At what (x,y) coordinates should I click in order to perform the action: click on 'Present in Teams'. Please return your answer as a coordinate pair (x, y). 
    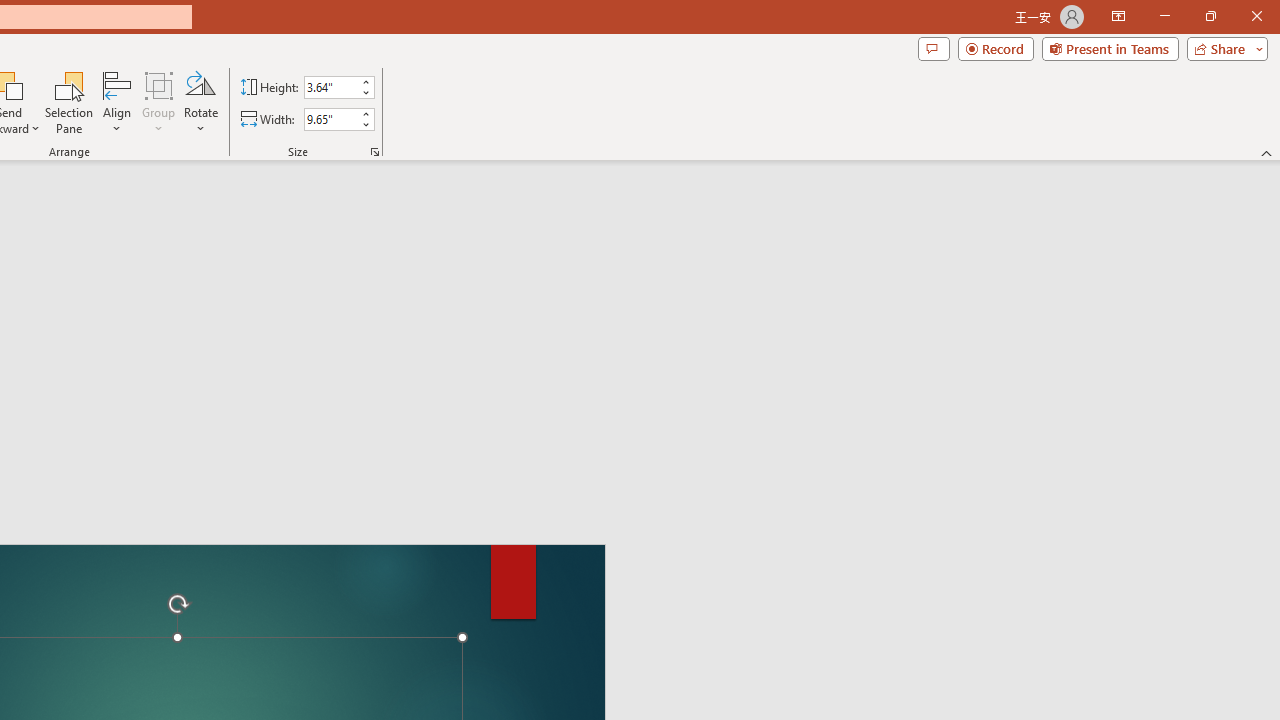
    Looking at the image, I should click on (1109, 47).